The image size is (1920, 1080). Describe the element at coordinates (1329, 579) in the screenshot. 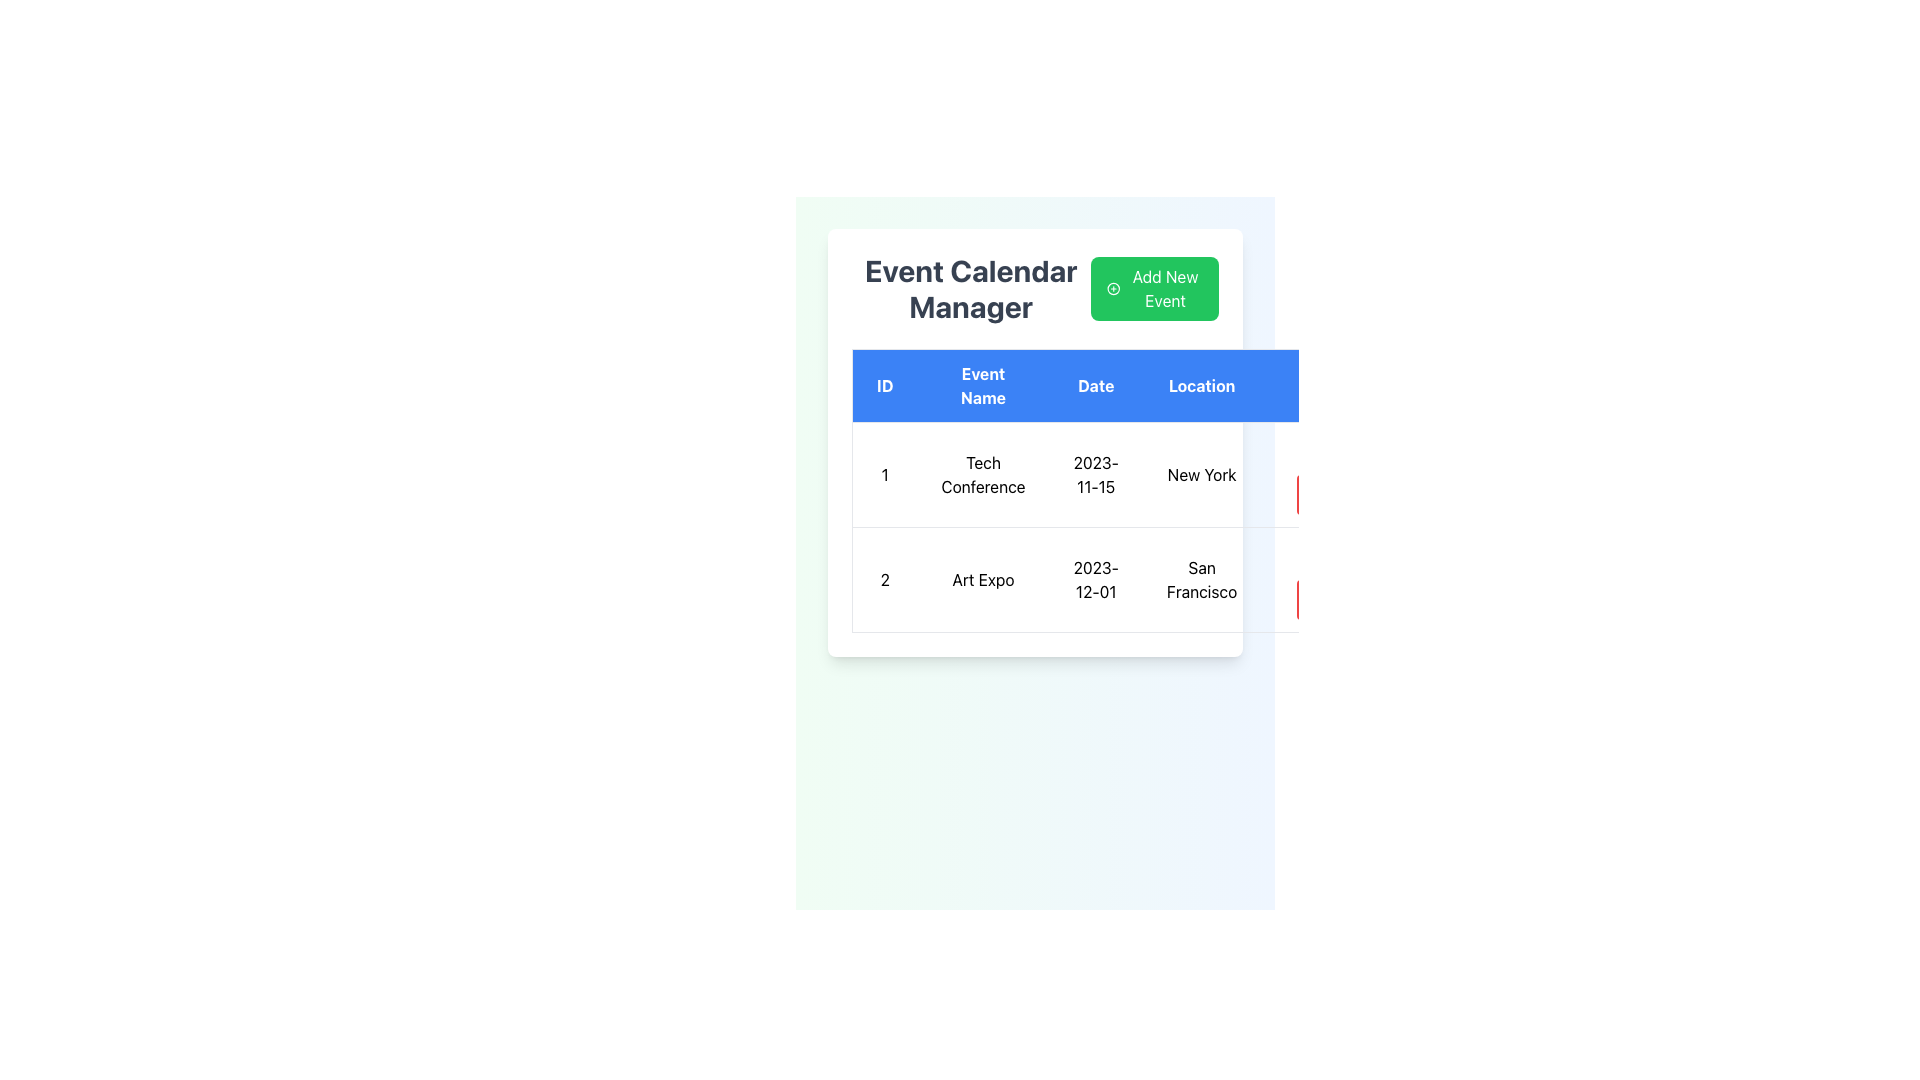

I see `the 'Delete' button in the Button Group located in the fifth column of the second row of the table, adjacent to the 'San Francisco' cell` at that location.